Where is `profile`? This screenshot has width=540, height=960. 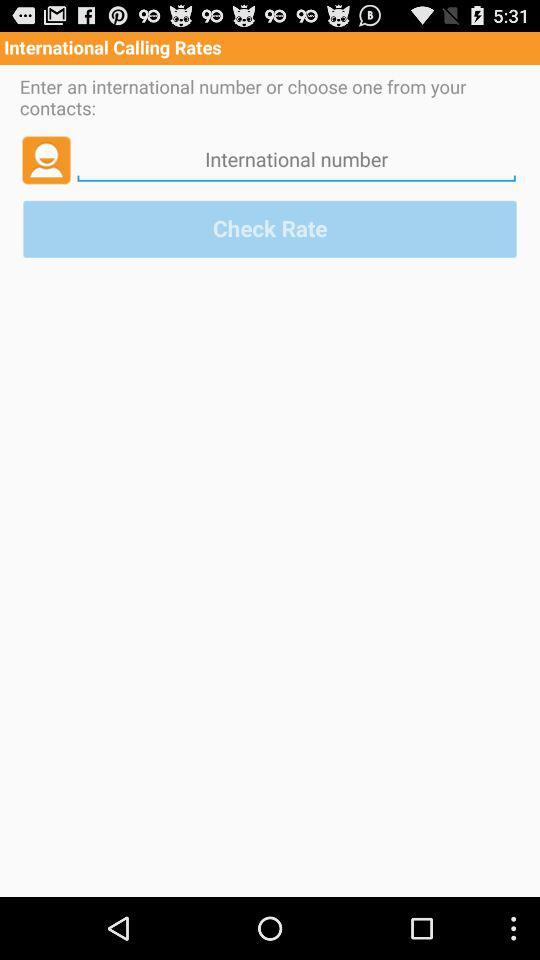
profile is located at coordinates (46, 158).